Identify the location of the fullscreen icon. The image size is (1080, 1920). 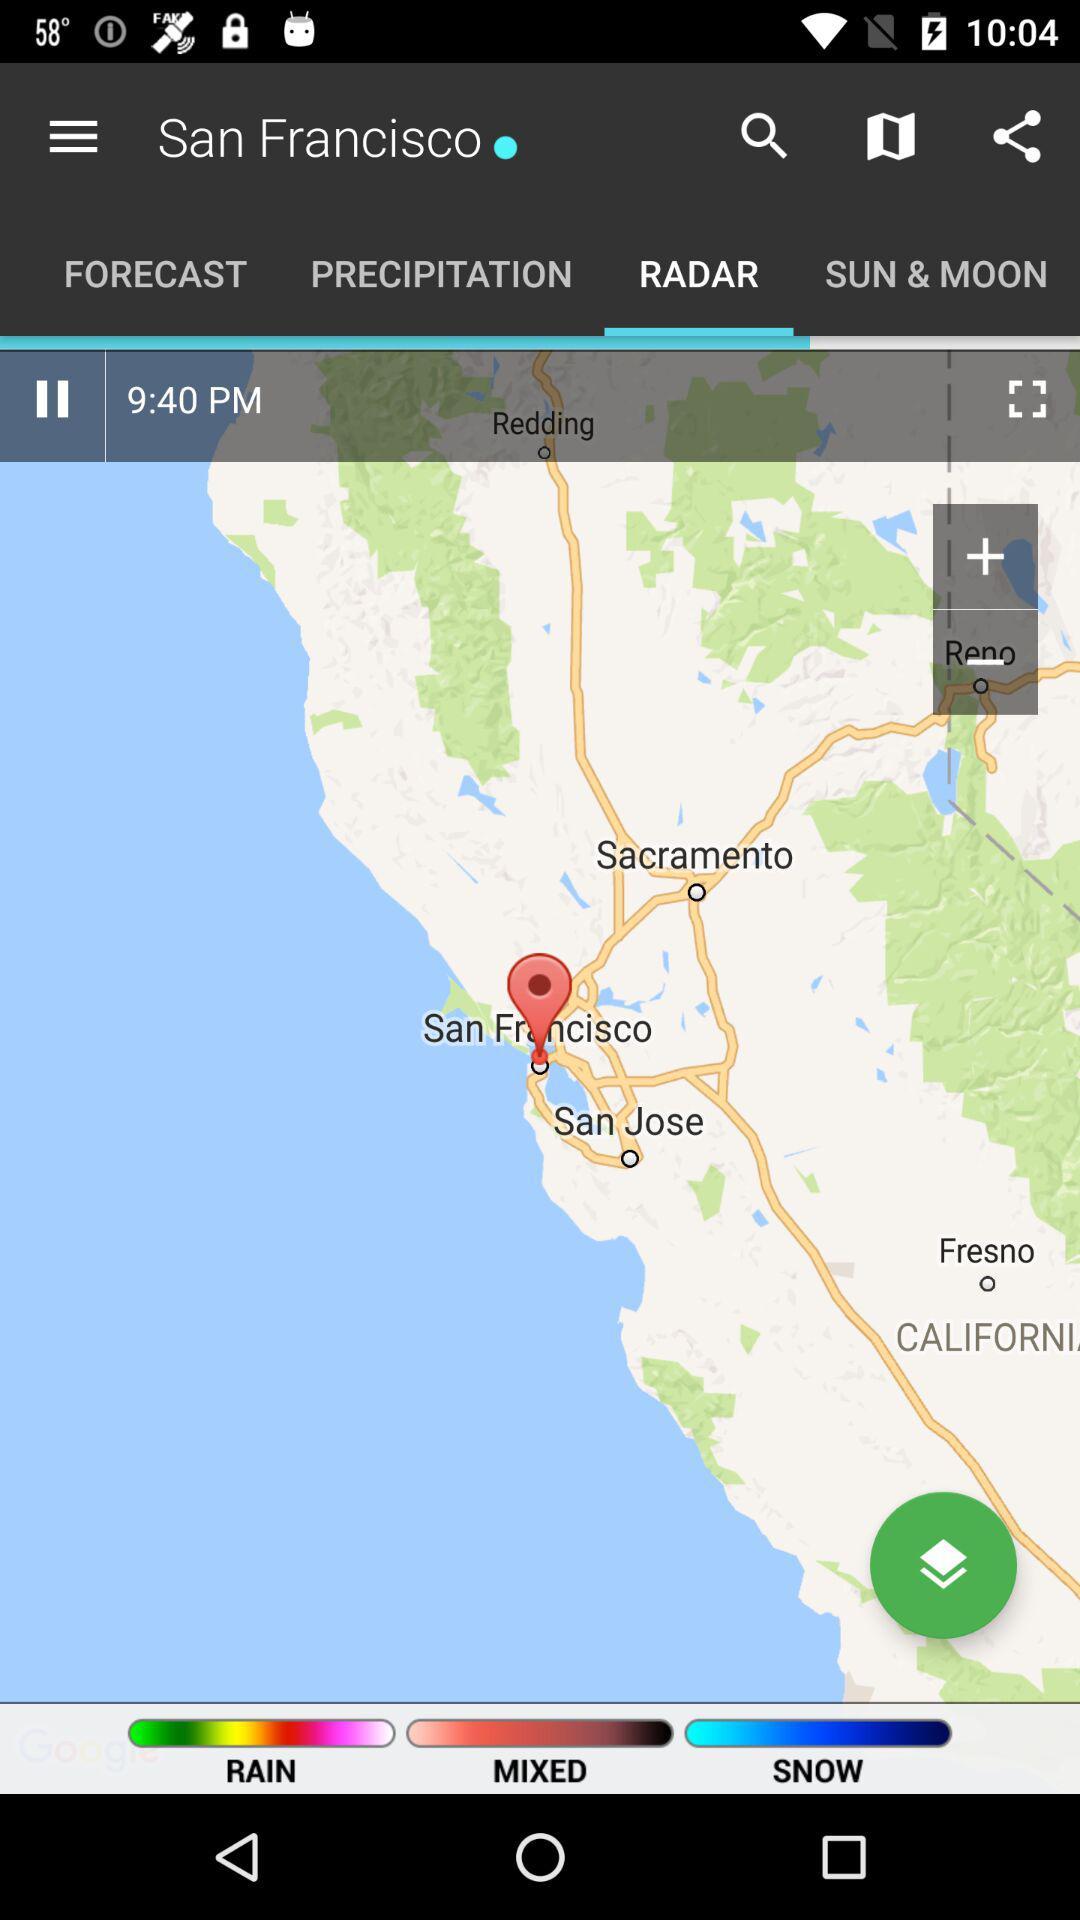
(1027, 398).